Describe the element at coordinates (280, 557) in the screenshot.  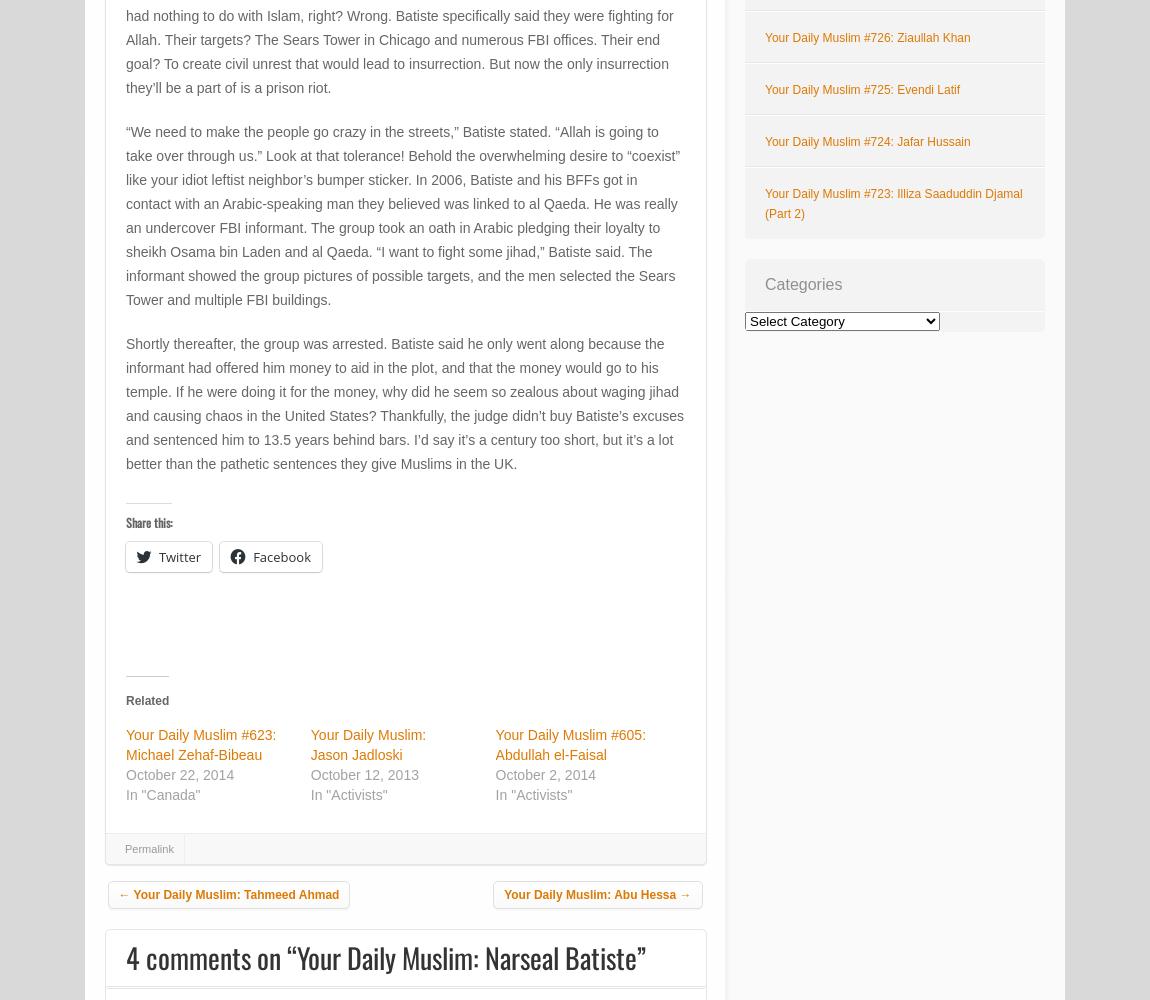
I see `'Facebook'` at that location.